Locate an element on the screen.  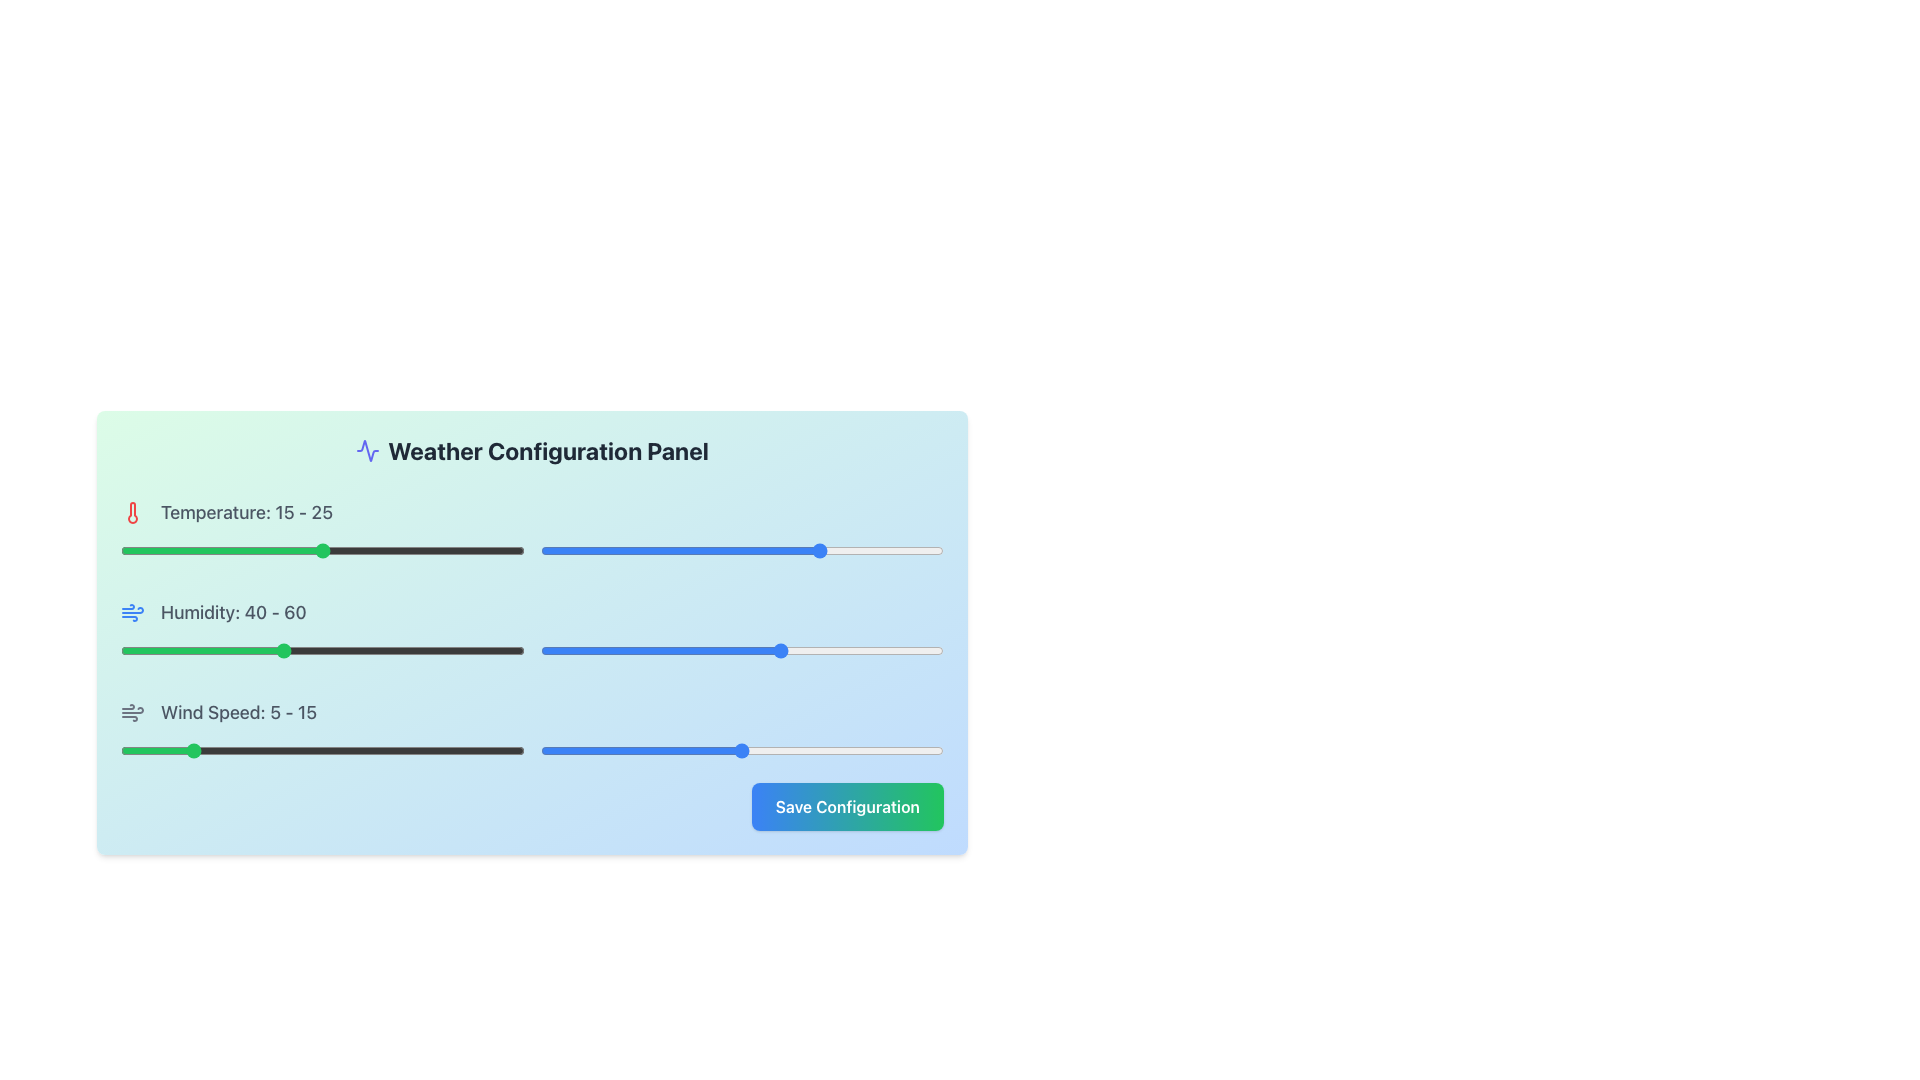
the humidity level is located at coordinates (261, 651).